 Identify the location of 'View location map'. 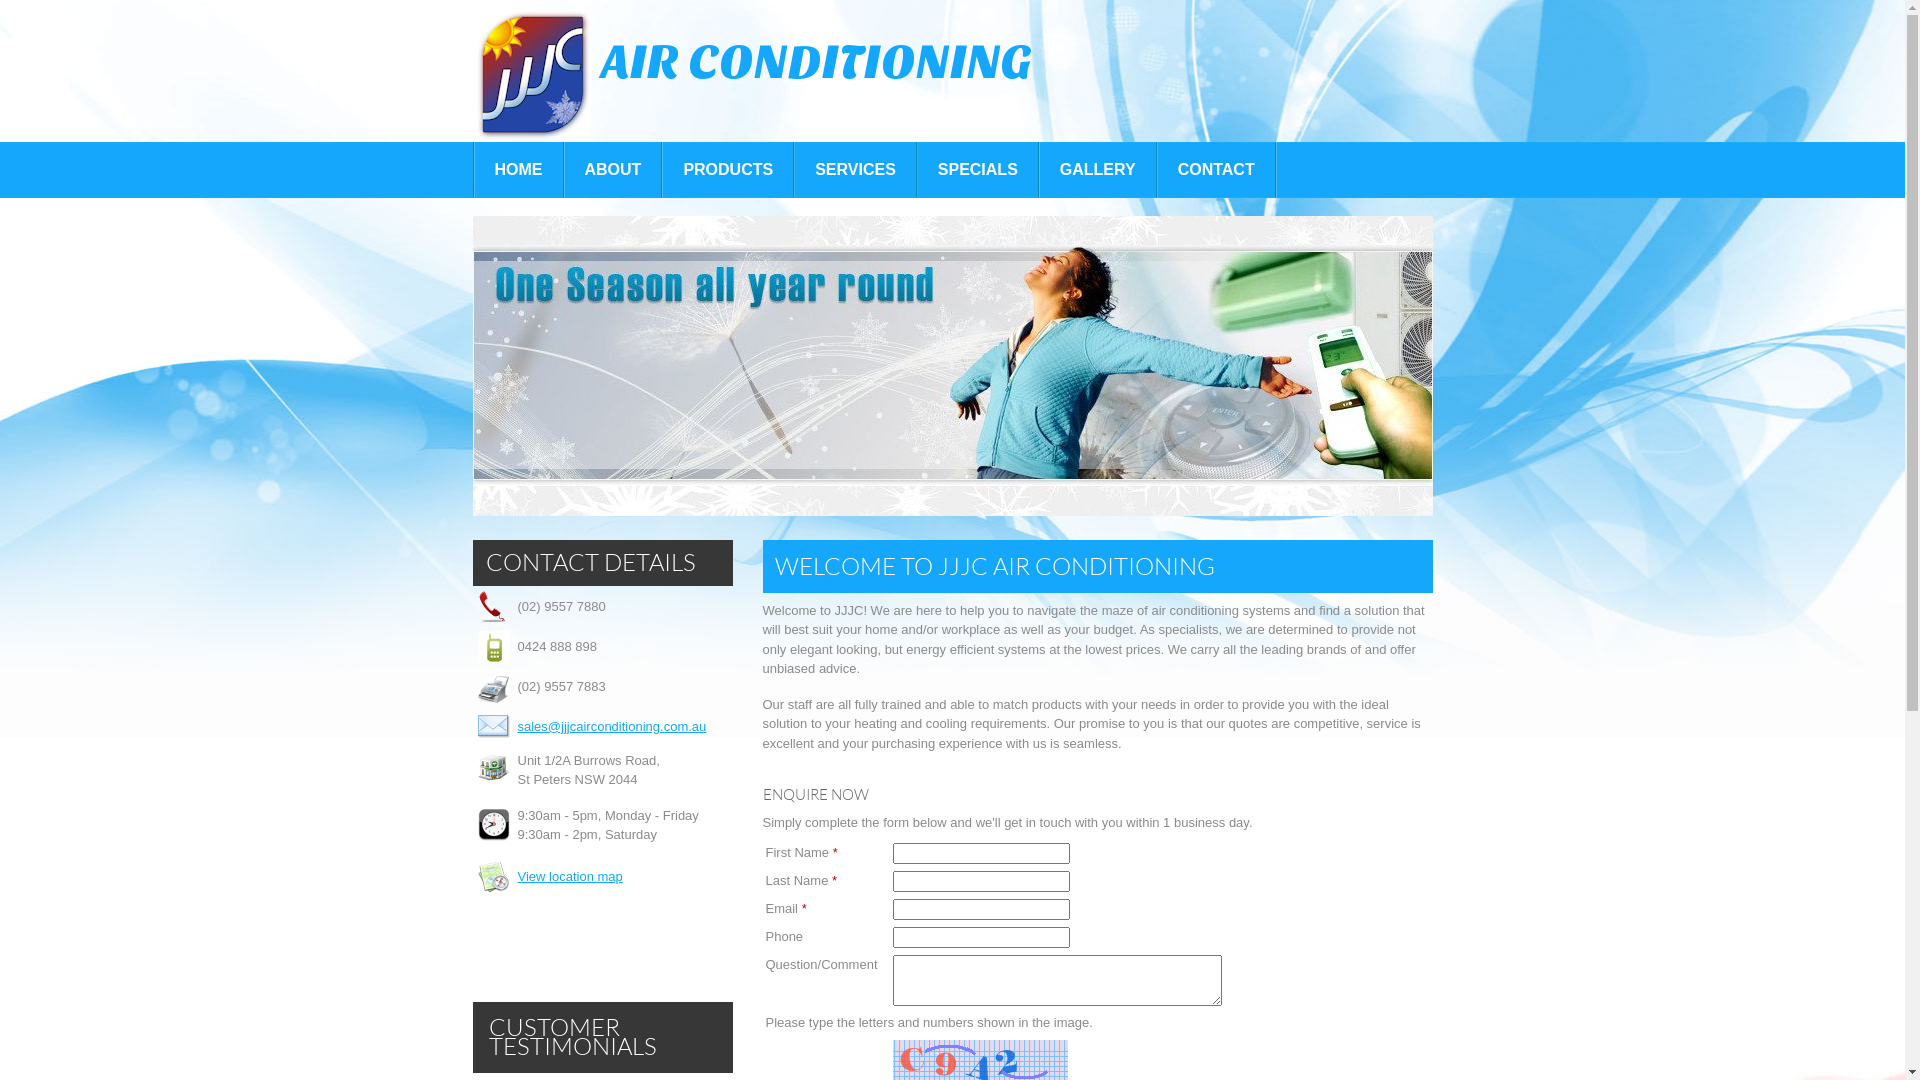
(518, 875).